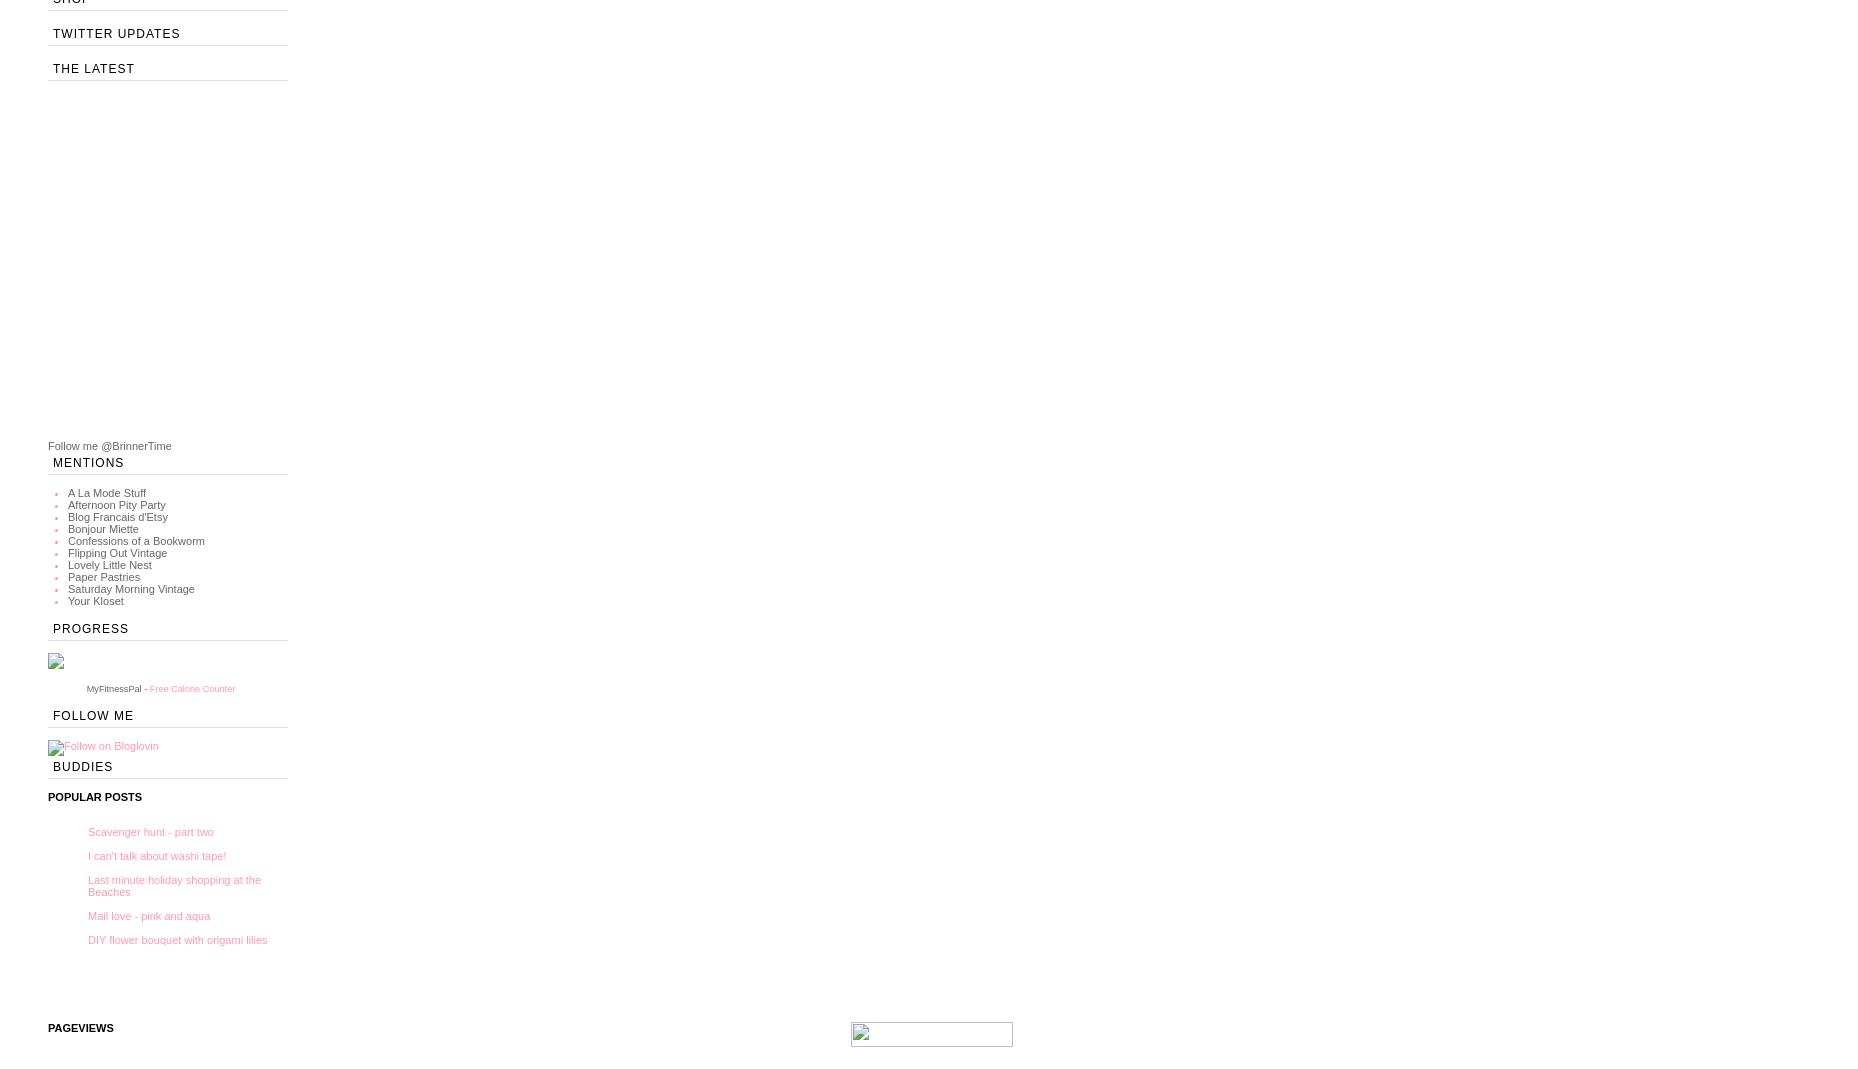 Image resolution: width=1858 pixels, height=1069 pixels. Describe the element at coordinates (104, 577) in the screenshot. I see `'Paper Pastries'` at that location.